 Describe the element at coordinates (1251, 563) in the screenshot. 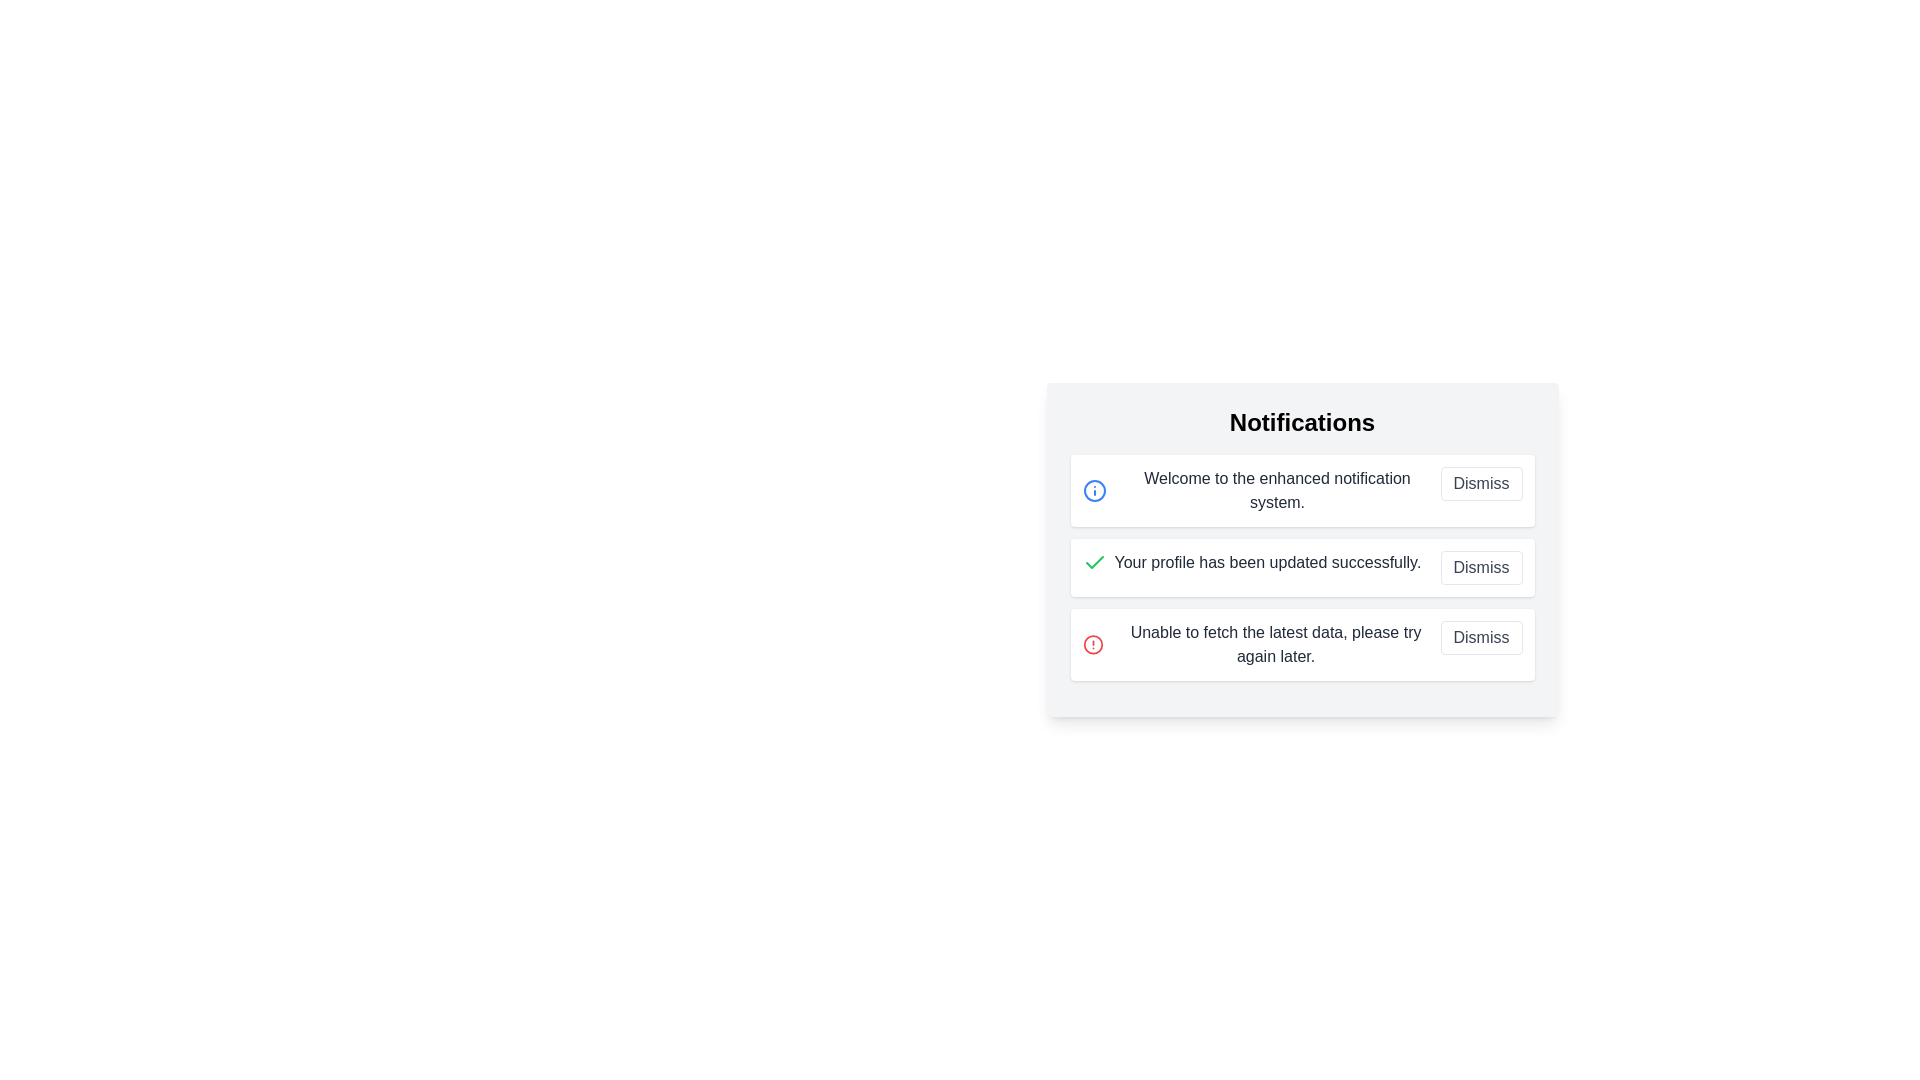

I see `the text label displaying 'Your profile has been updated successfully.' which is styled with gray text and has a green checkmark icon to its left` at that location.